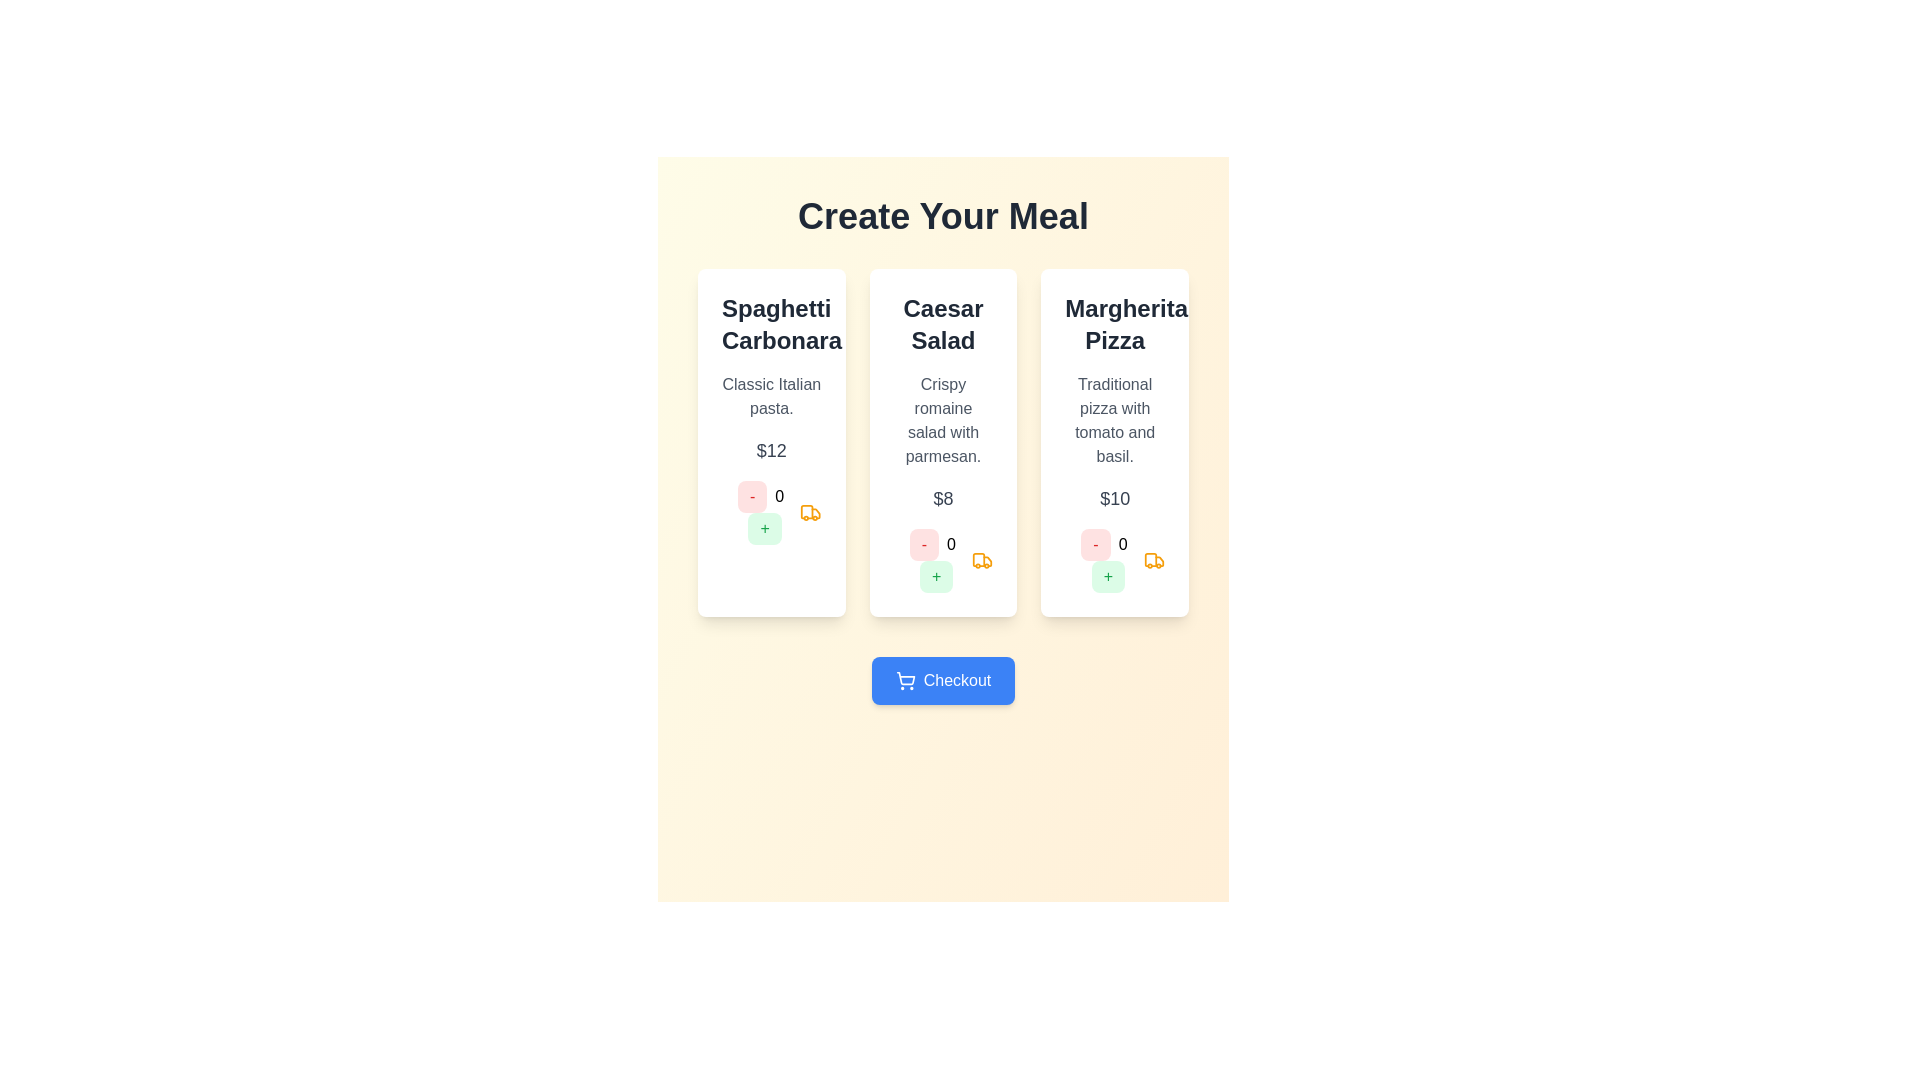 The height and width of the screenshot is (1080, 1920). Describe the element at coordinates (942, 419) in the screenshot. I see `the descriptive text element that provides details about the 'Caesar Salad', located below the title and above the price in the white card menu item` at that location.